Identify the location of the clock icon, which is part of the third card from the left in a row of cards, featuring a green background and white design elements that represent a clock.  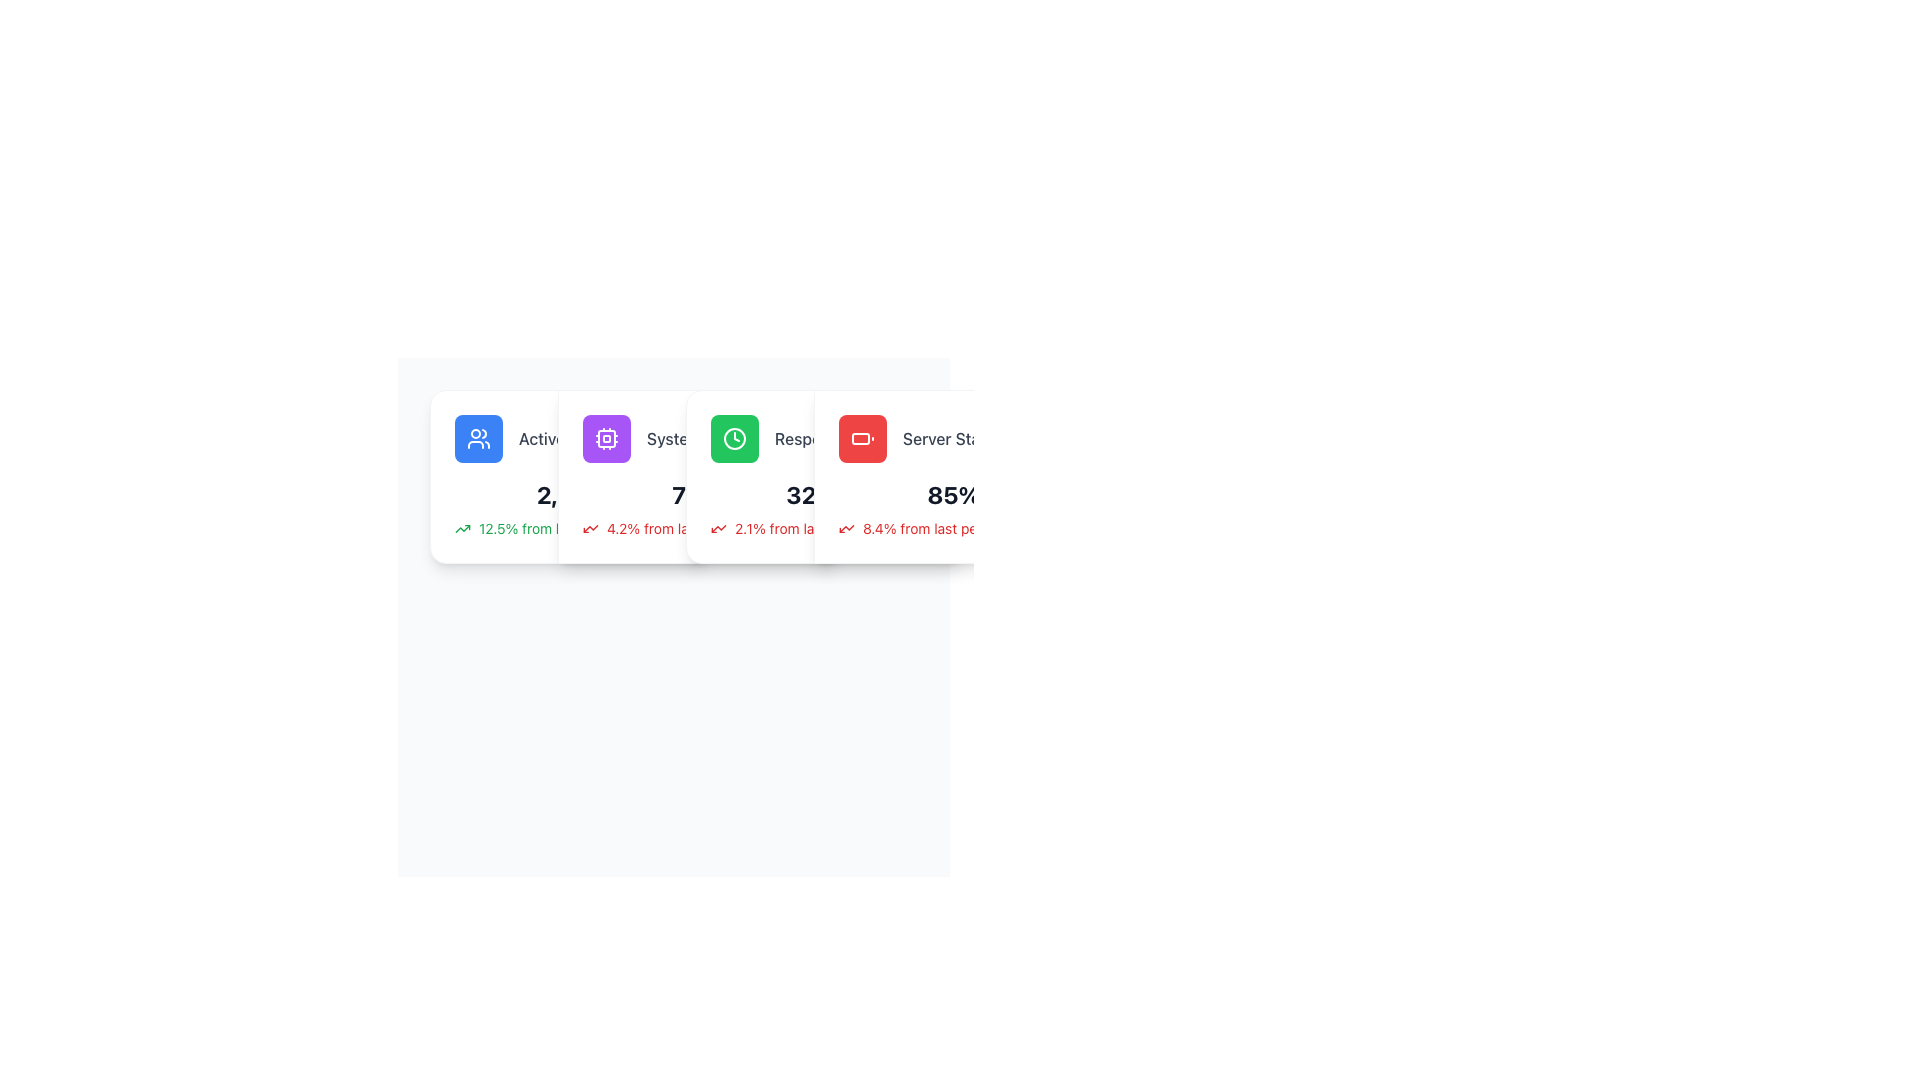
(733, 438).